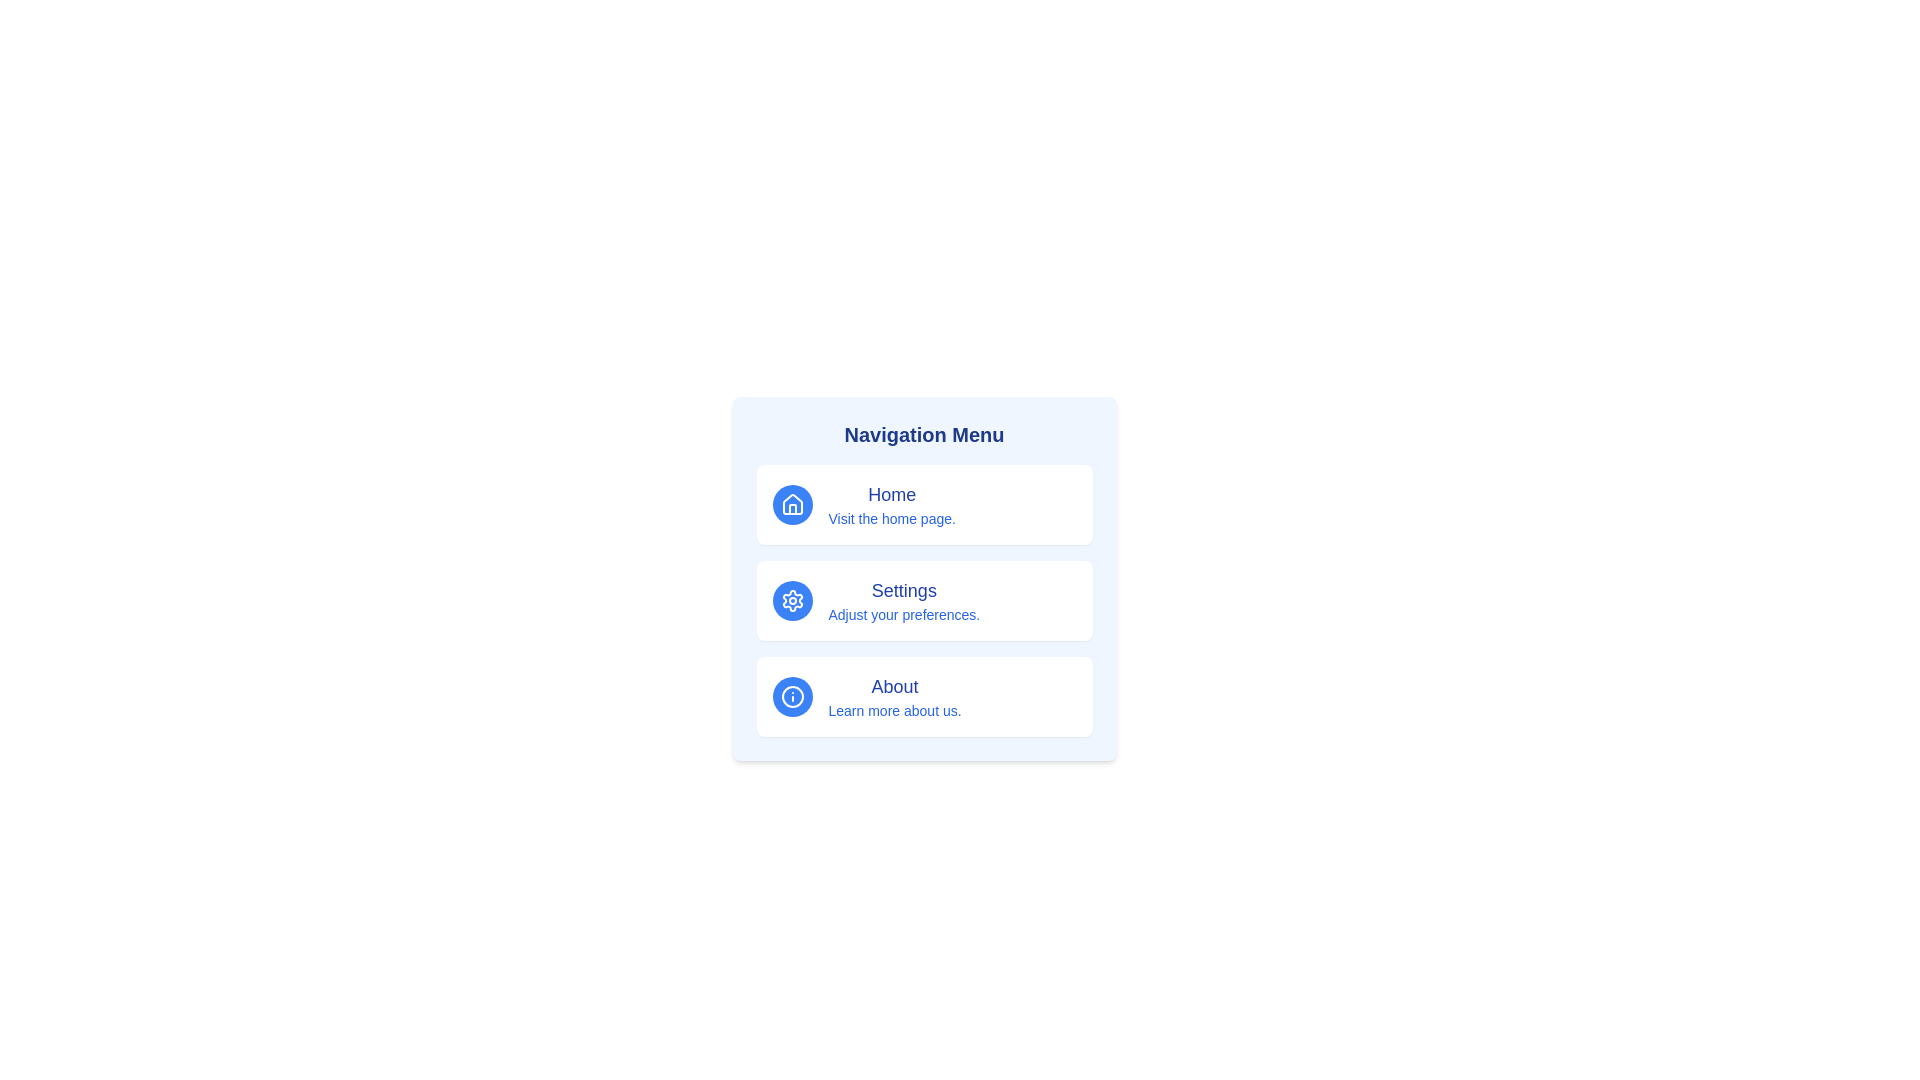  I want to click on the circular blue button with a white gear icon, located to the left of the 'Settings' text, so click(791, 600).